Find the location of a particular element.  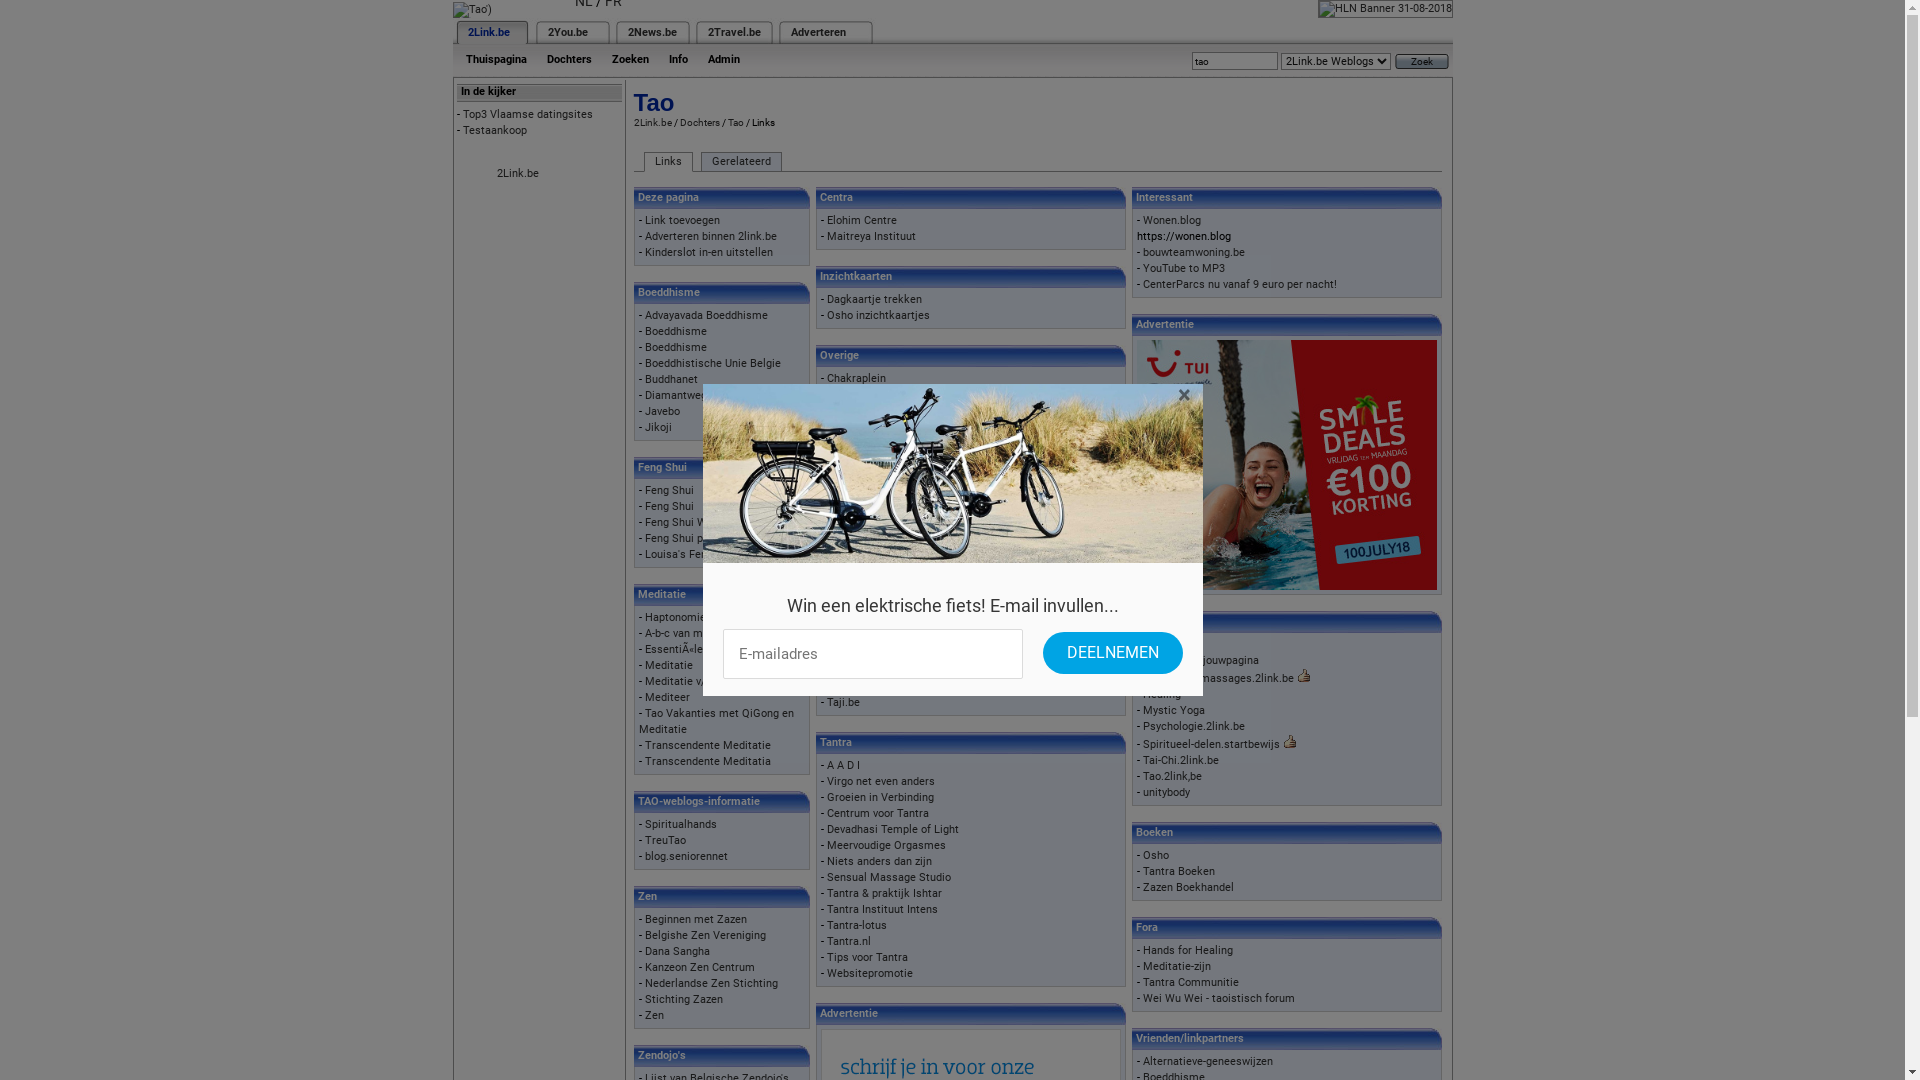

'Gerelateerd' is located at coordinates (739, 161).